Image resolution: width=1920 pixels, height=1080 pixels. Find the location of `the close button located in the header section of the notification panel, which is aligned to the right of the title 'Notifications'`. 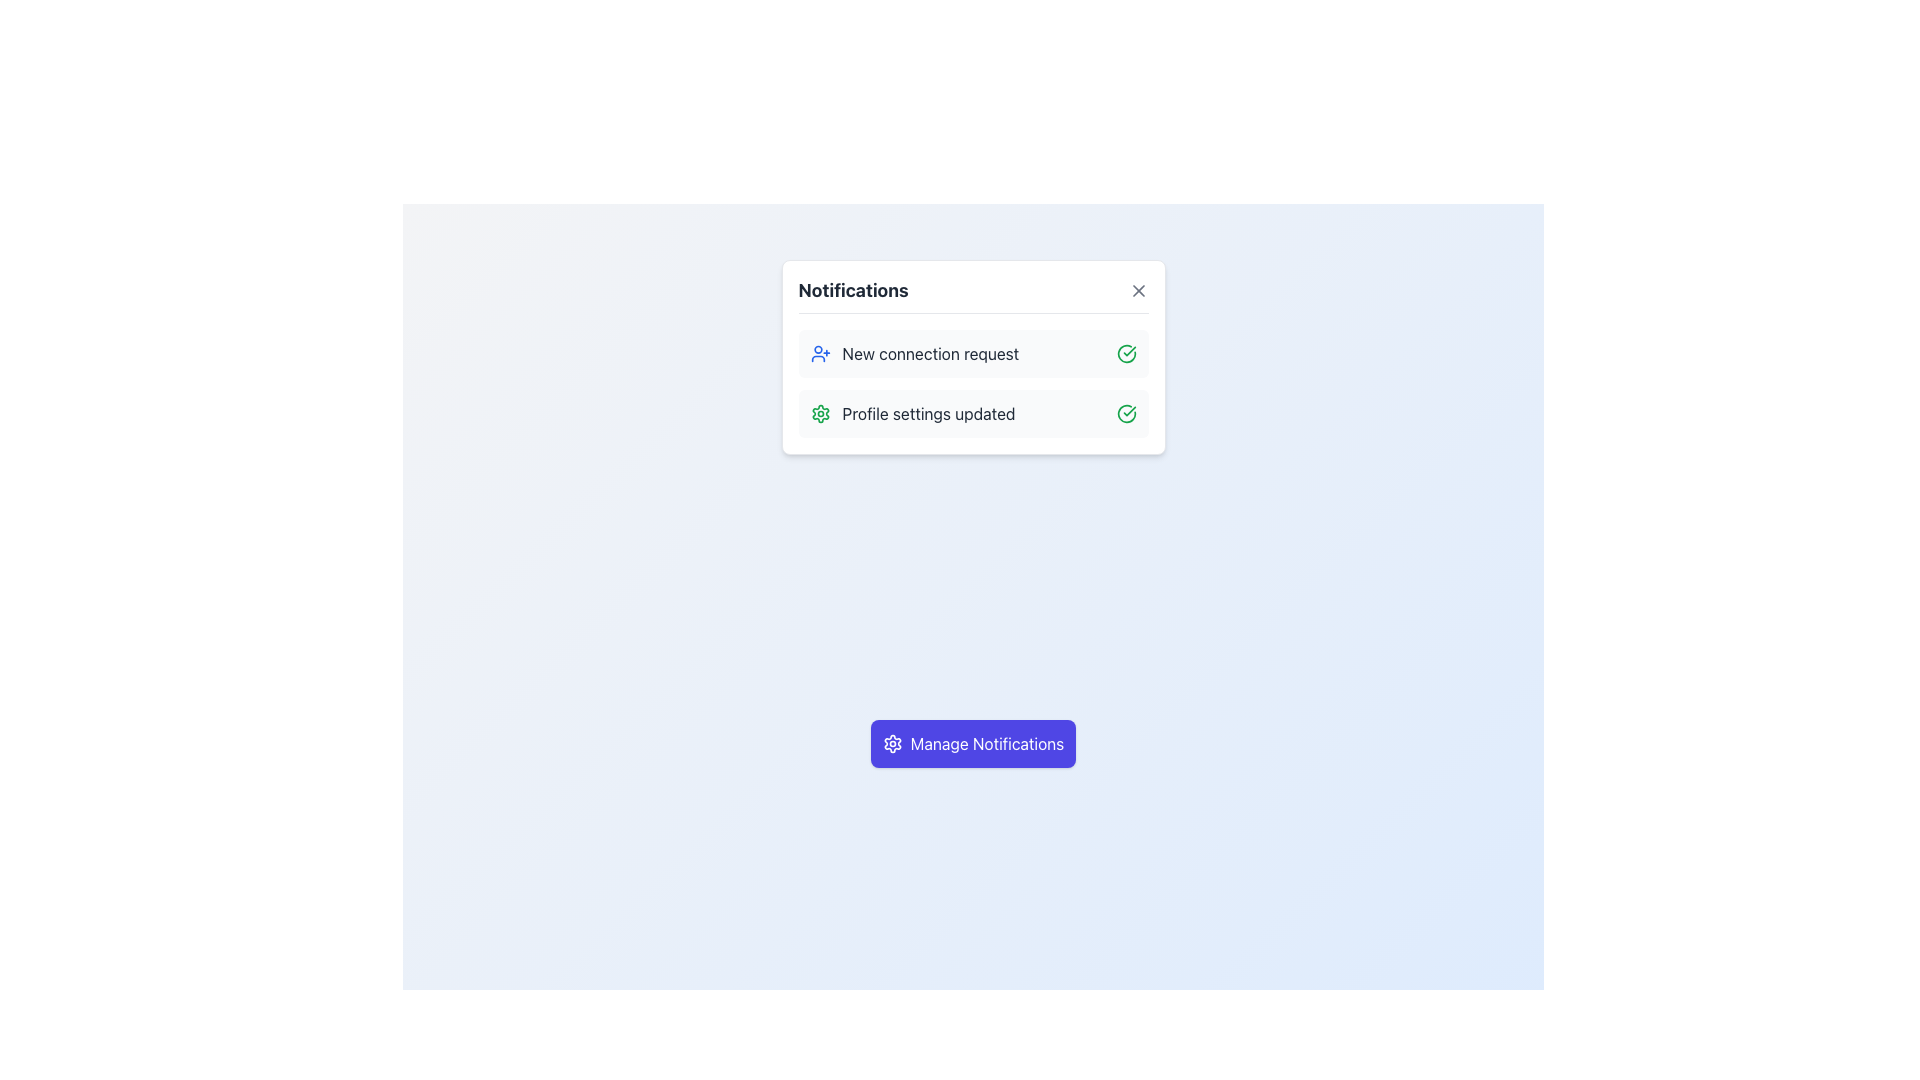

the close button located in the header section of the notification panel, which is aligned to the right of the title 'Notifications' is located at coordinates (1138, 290).